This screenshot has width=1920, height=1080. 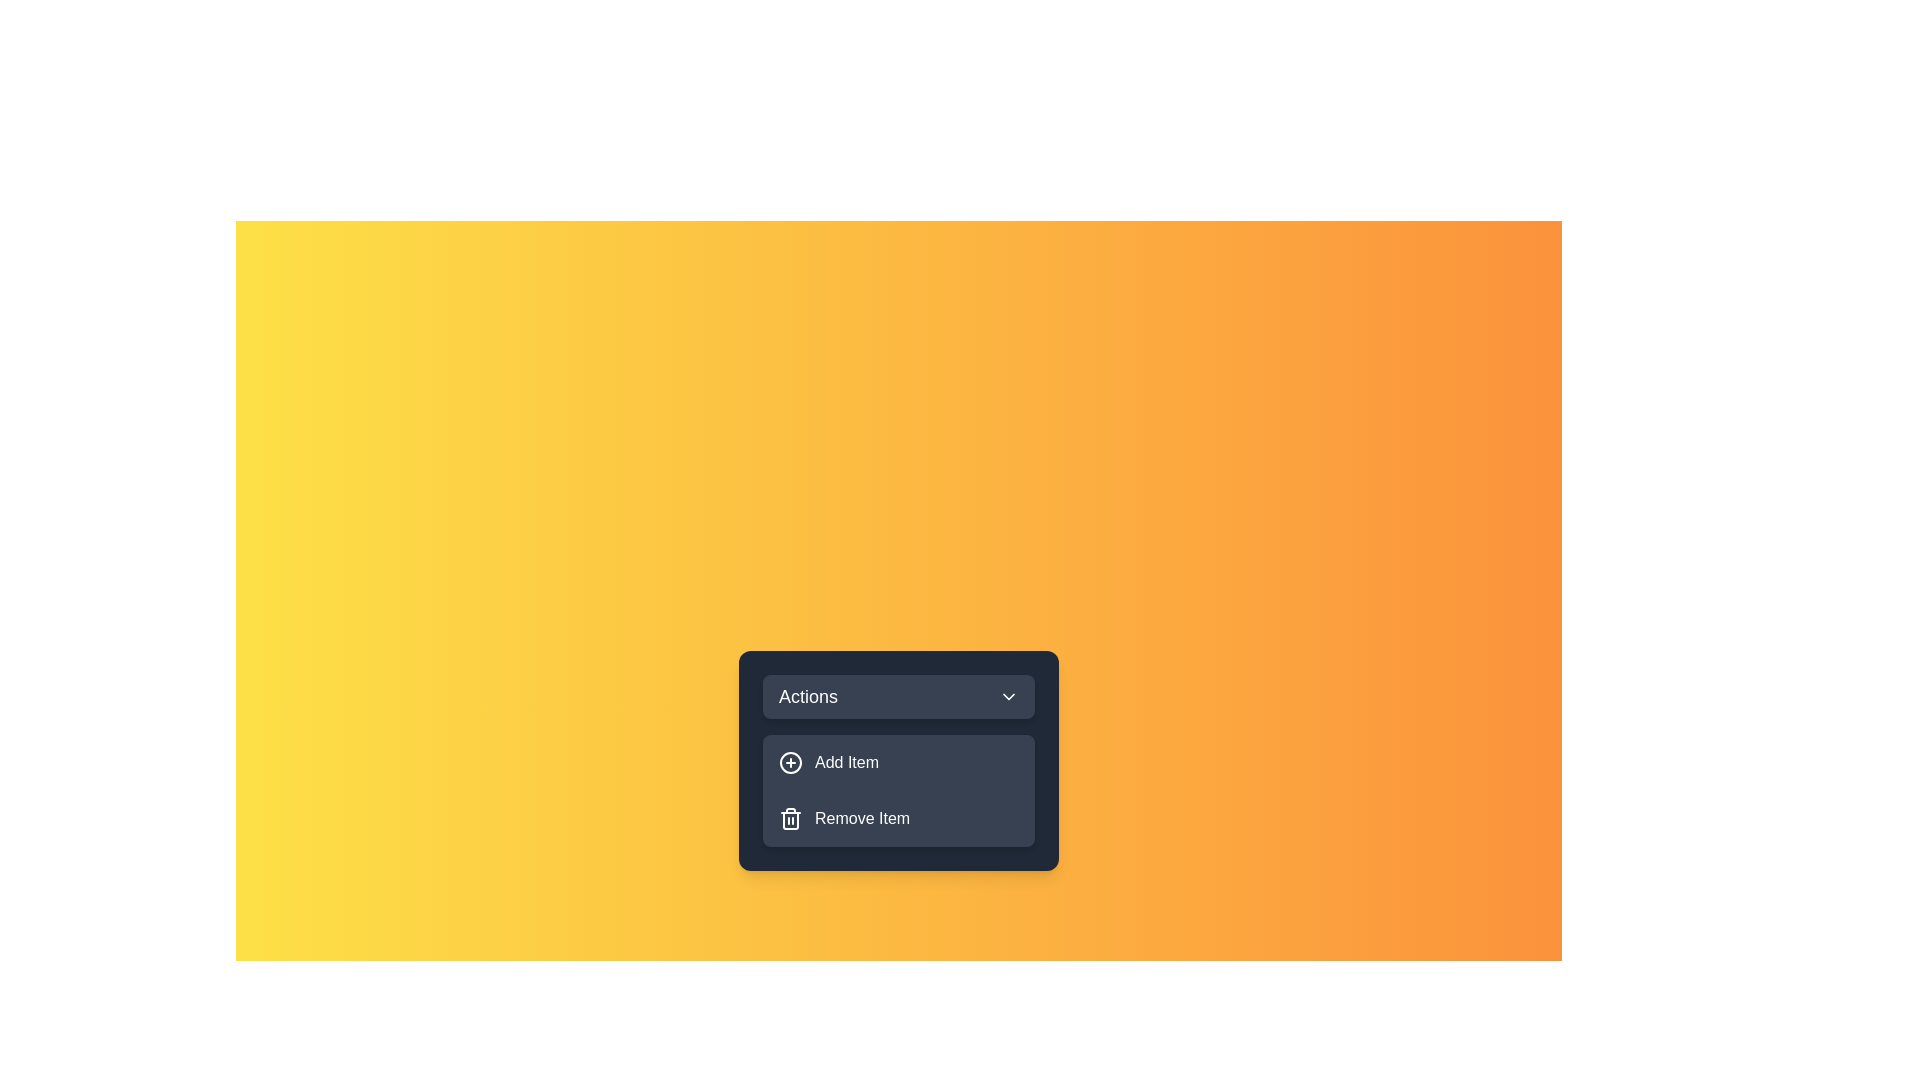 I want to click on the icon next to the menu item Add Item, so click(x=790, y=763).